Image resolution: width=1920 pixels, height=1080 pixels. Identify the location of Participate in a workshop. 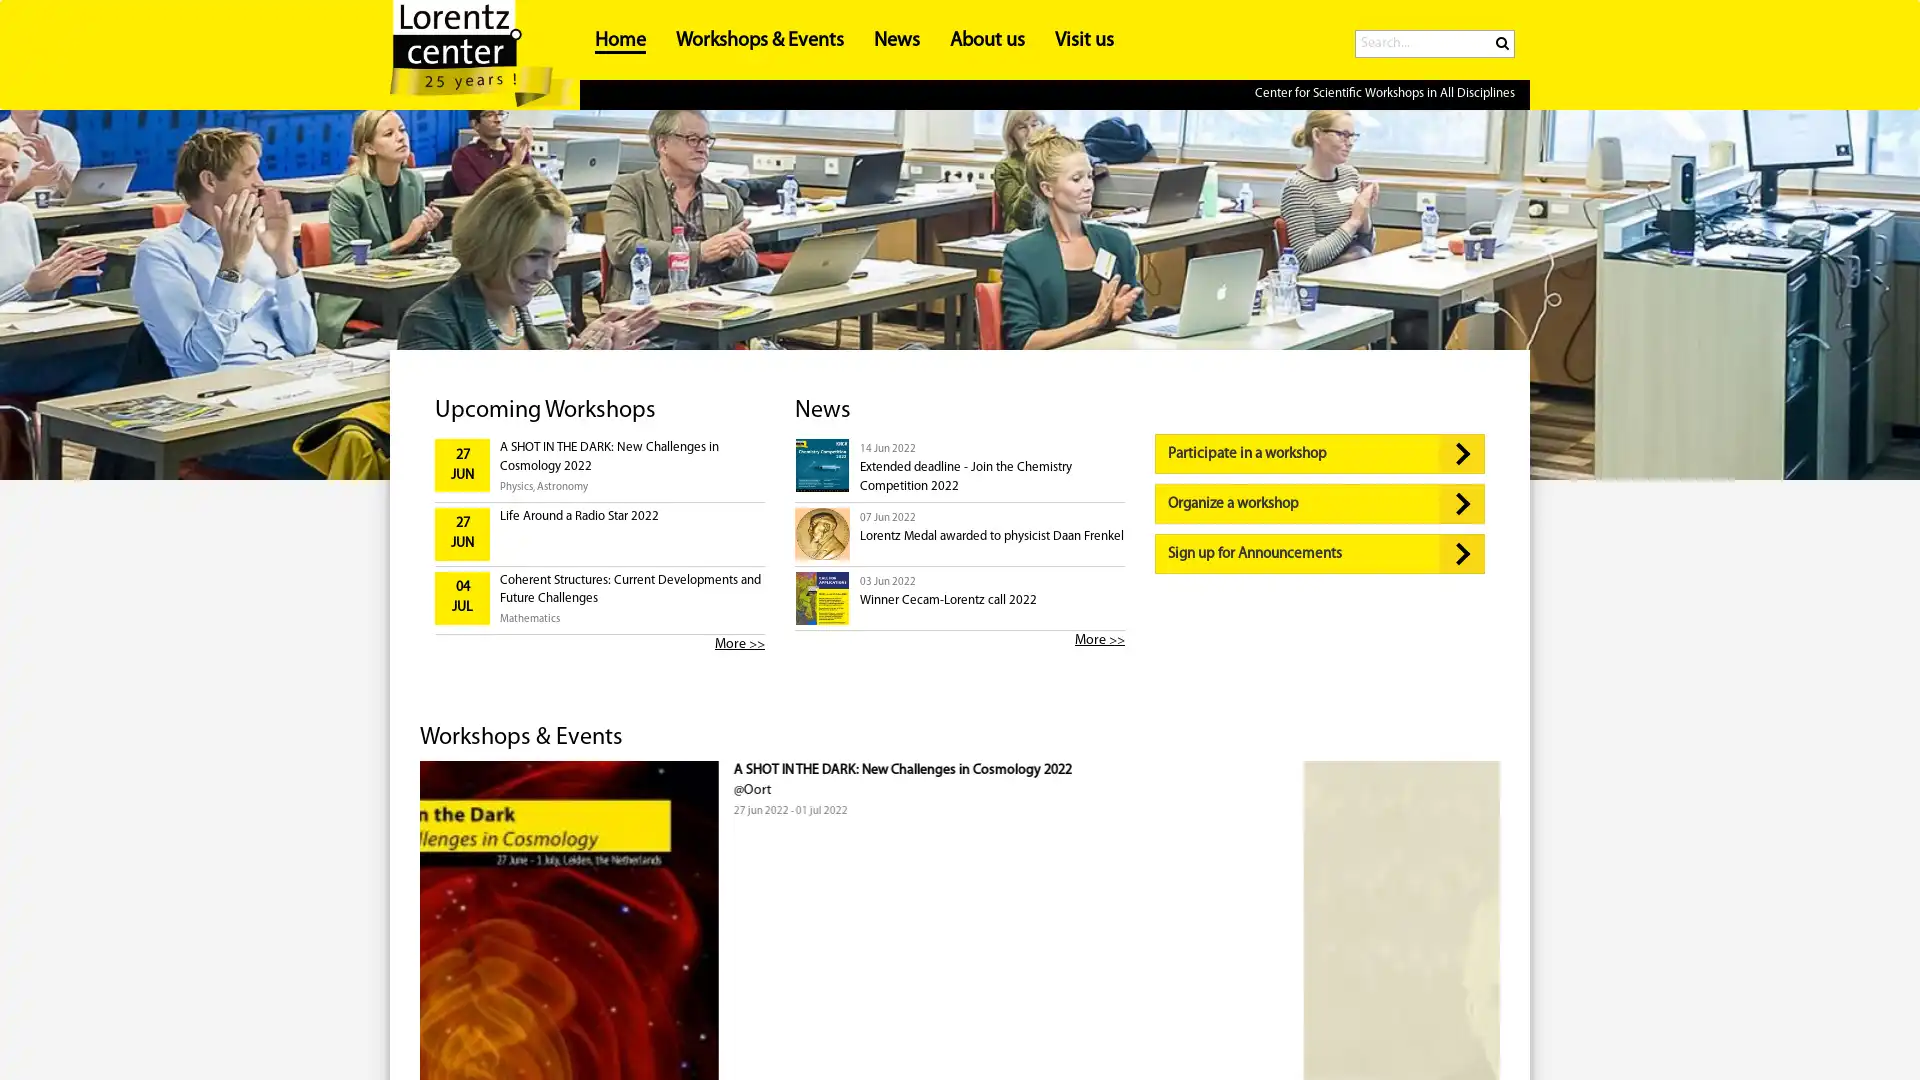
(1320, 454).